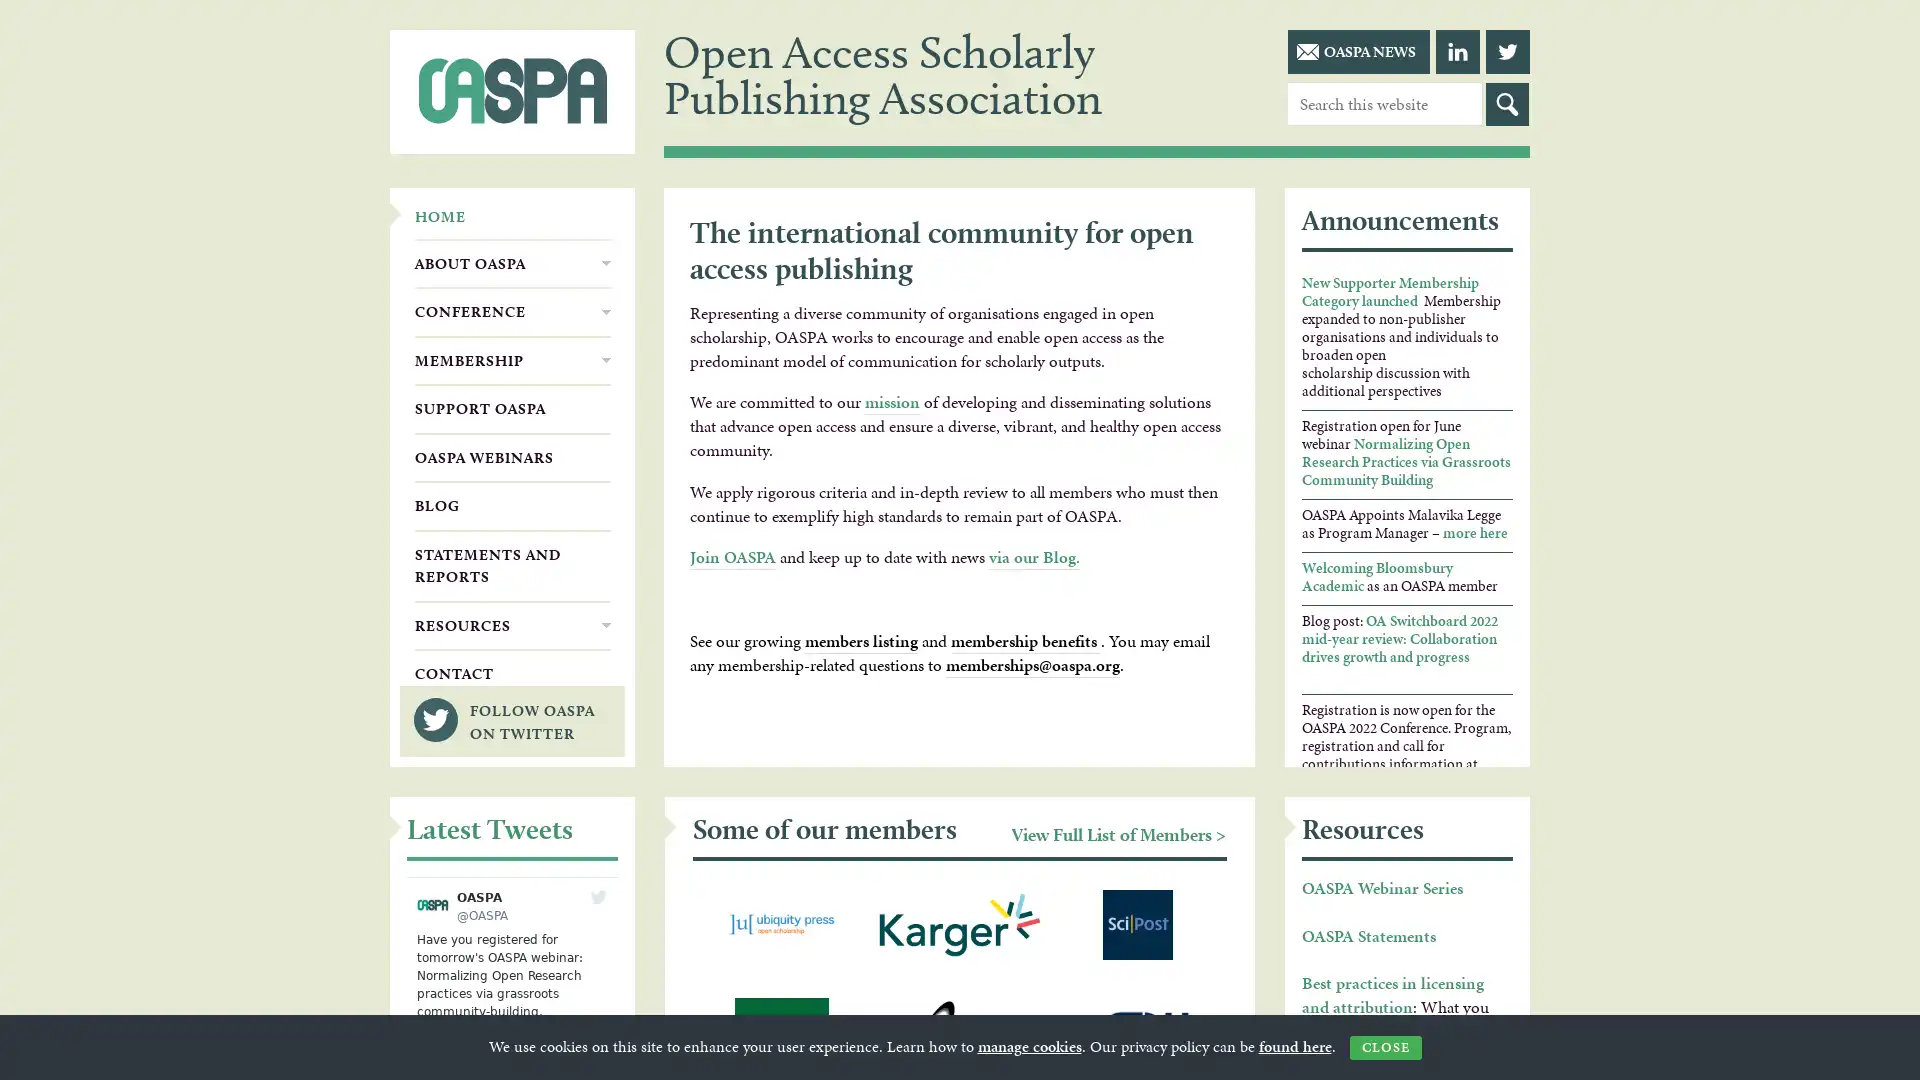 This screenshot has width=1920, height=1080. I want to click on Search, so click(1507, 104).